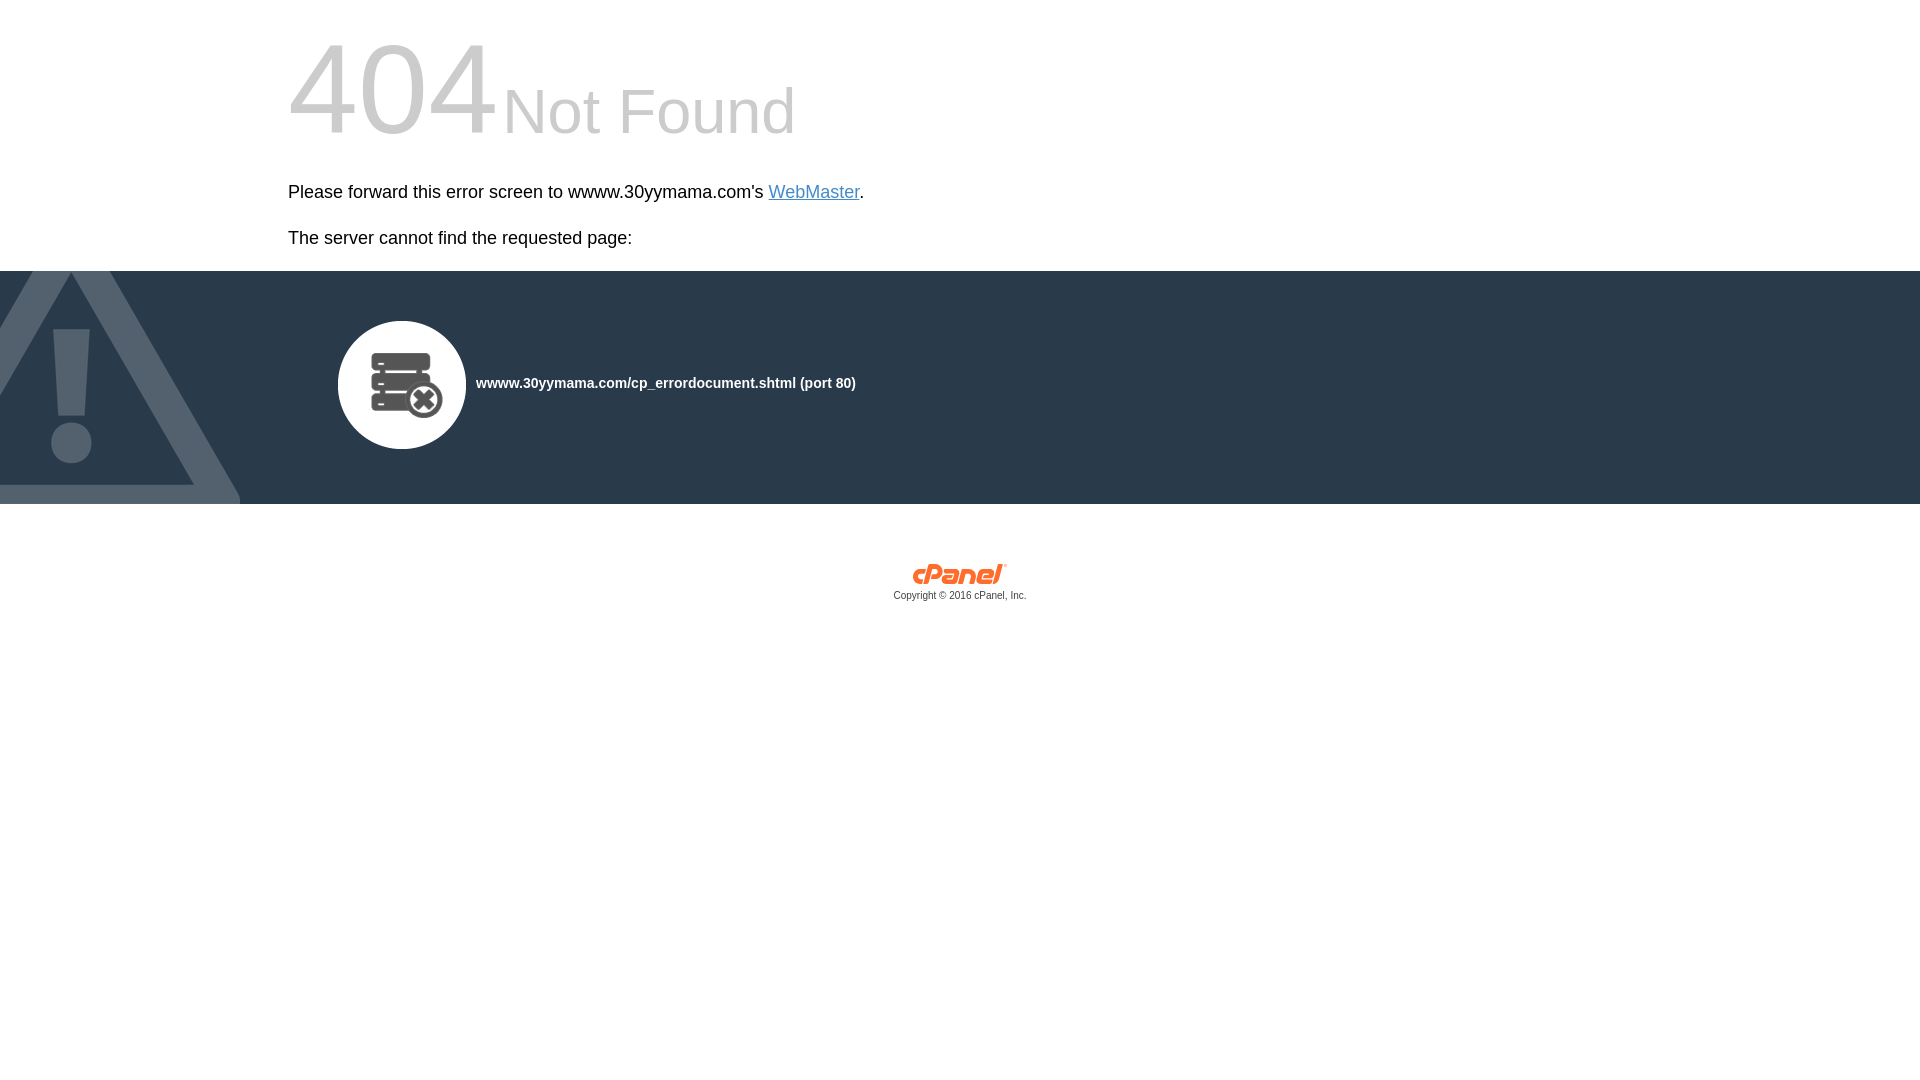 This screenshot has height=1080, width=1920. I want to click on 'WebMaster', so click(767, 192).